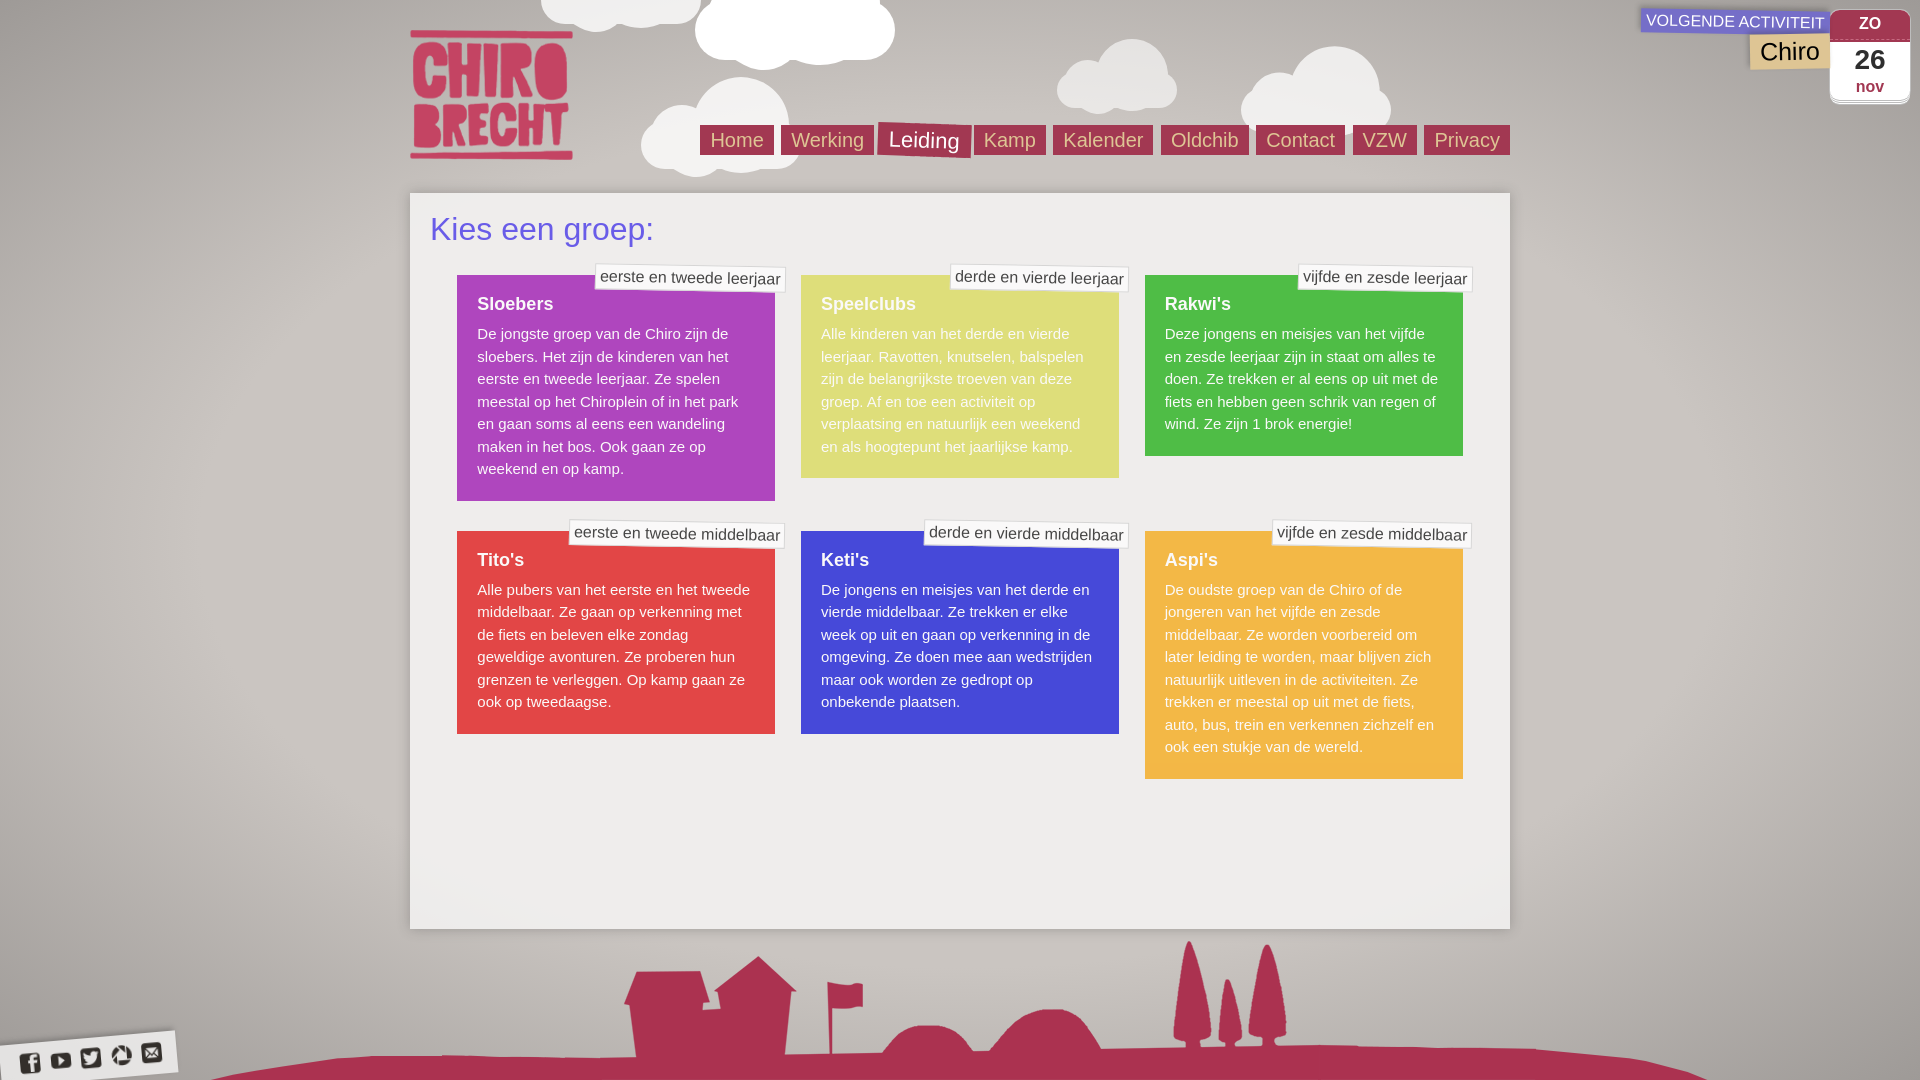  Describe the element at coordinates (149, 1052) in the screenshot. I see `'Stuur ons een e-mail'` at that location.